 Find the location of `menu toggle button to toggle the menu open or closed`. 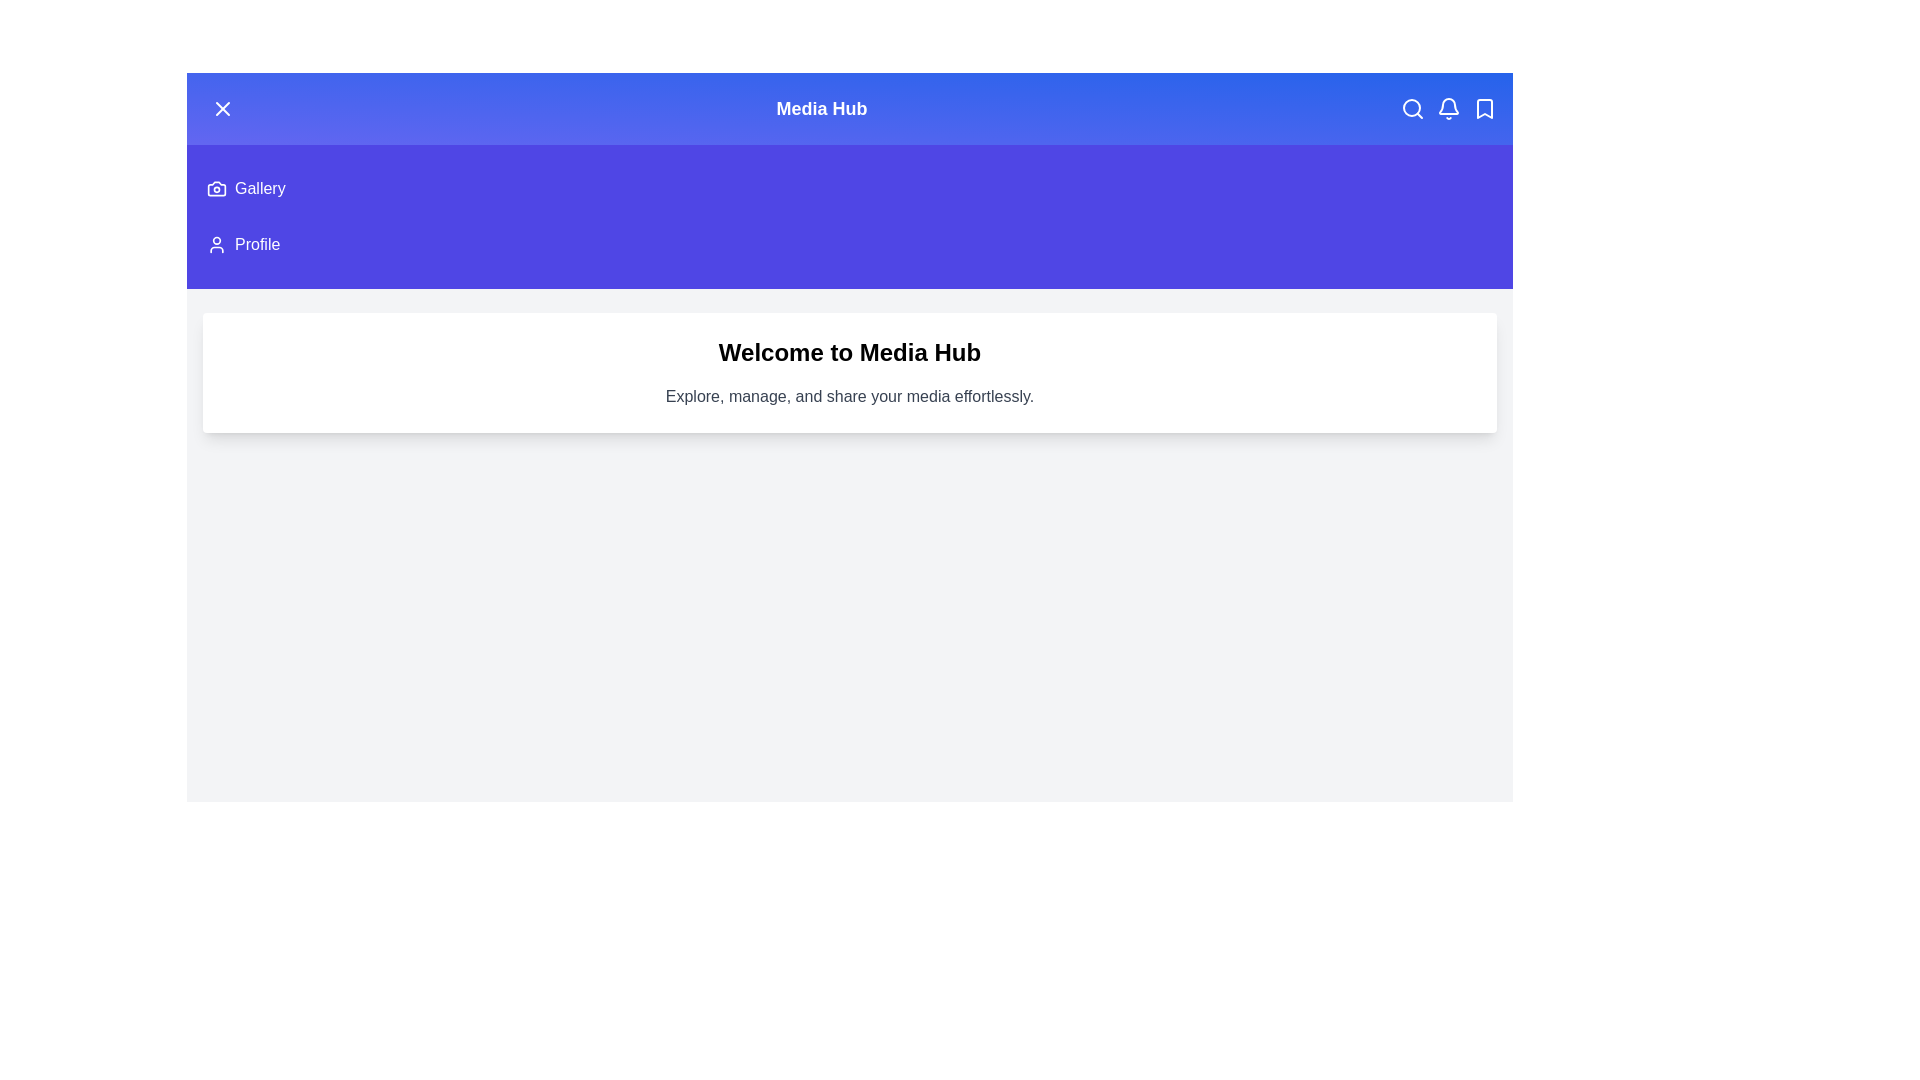

menu toggle button to toggle the menu open or closed is located at coordinates (222, 108).